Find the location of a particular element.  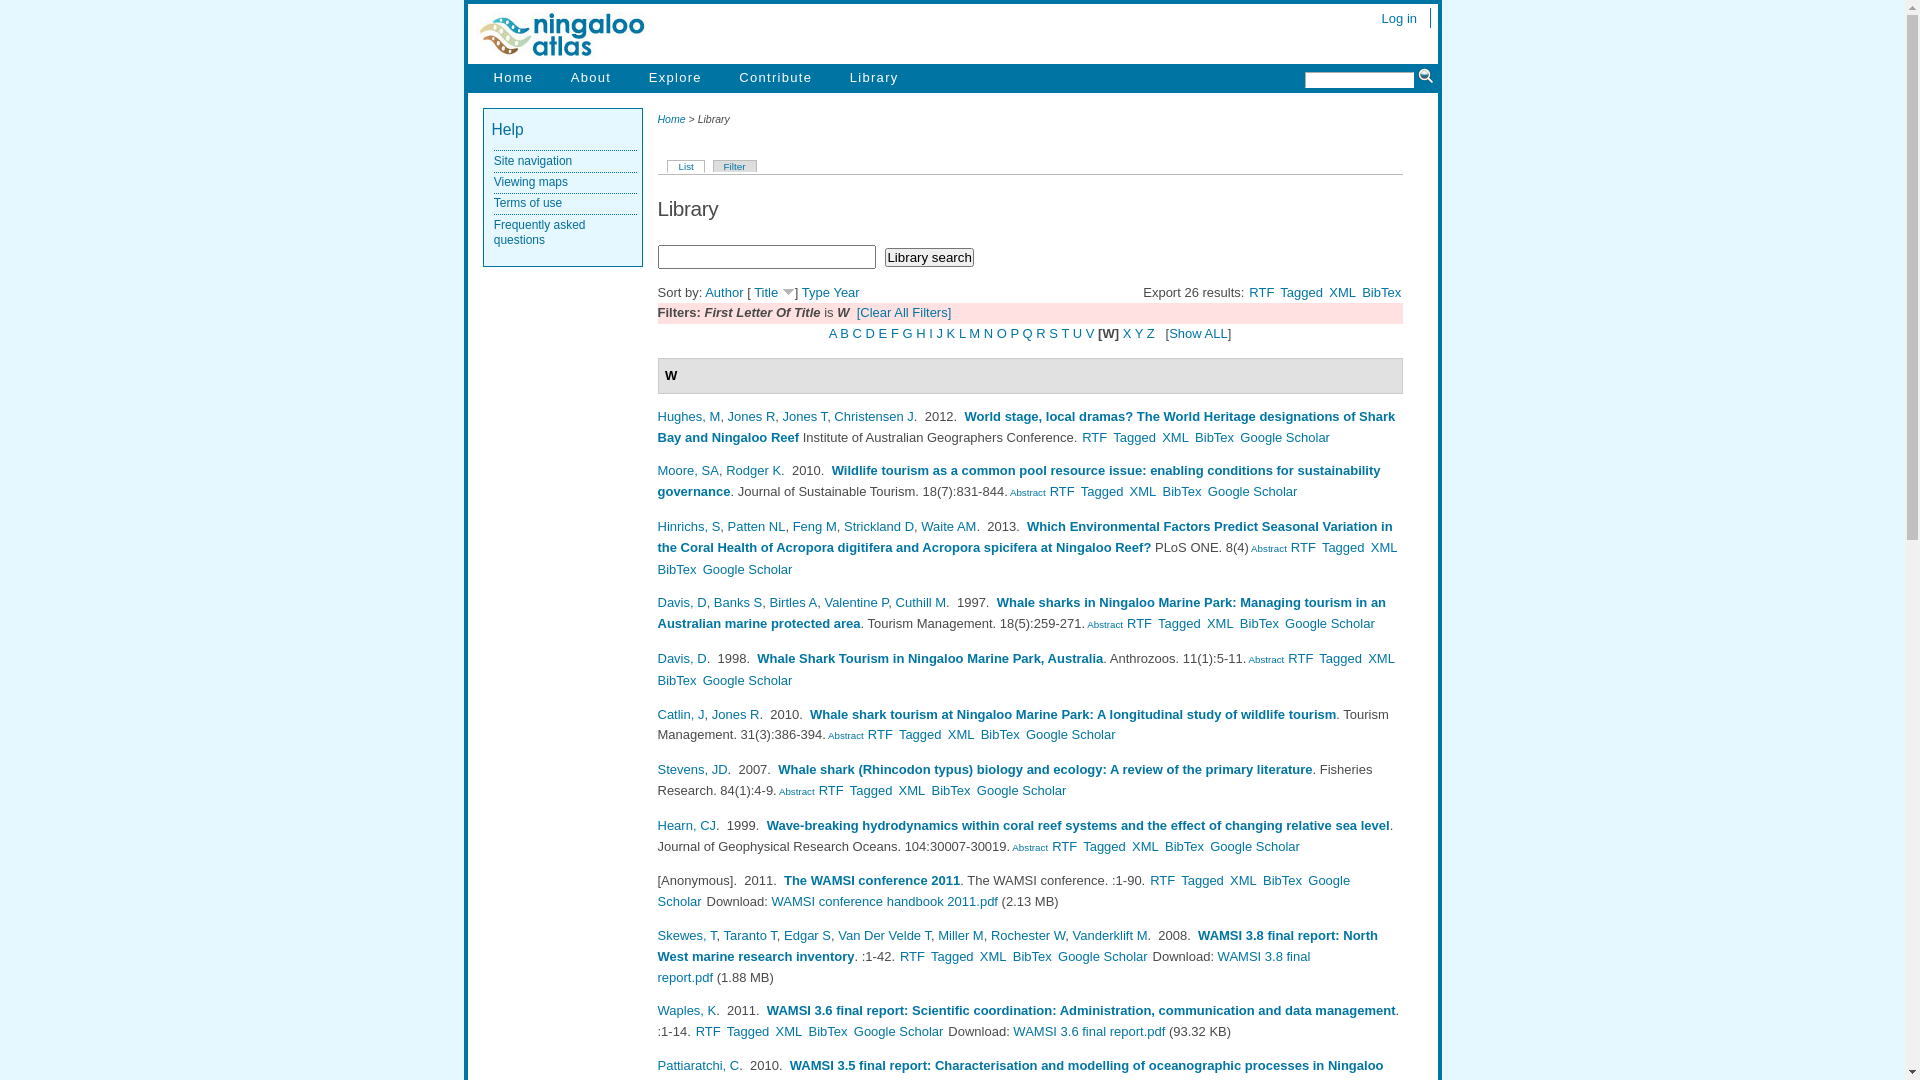

'V' is located at coordinates (1089, 332).